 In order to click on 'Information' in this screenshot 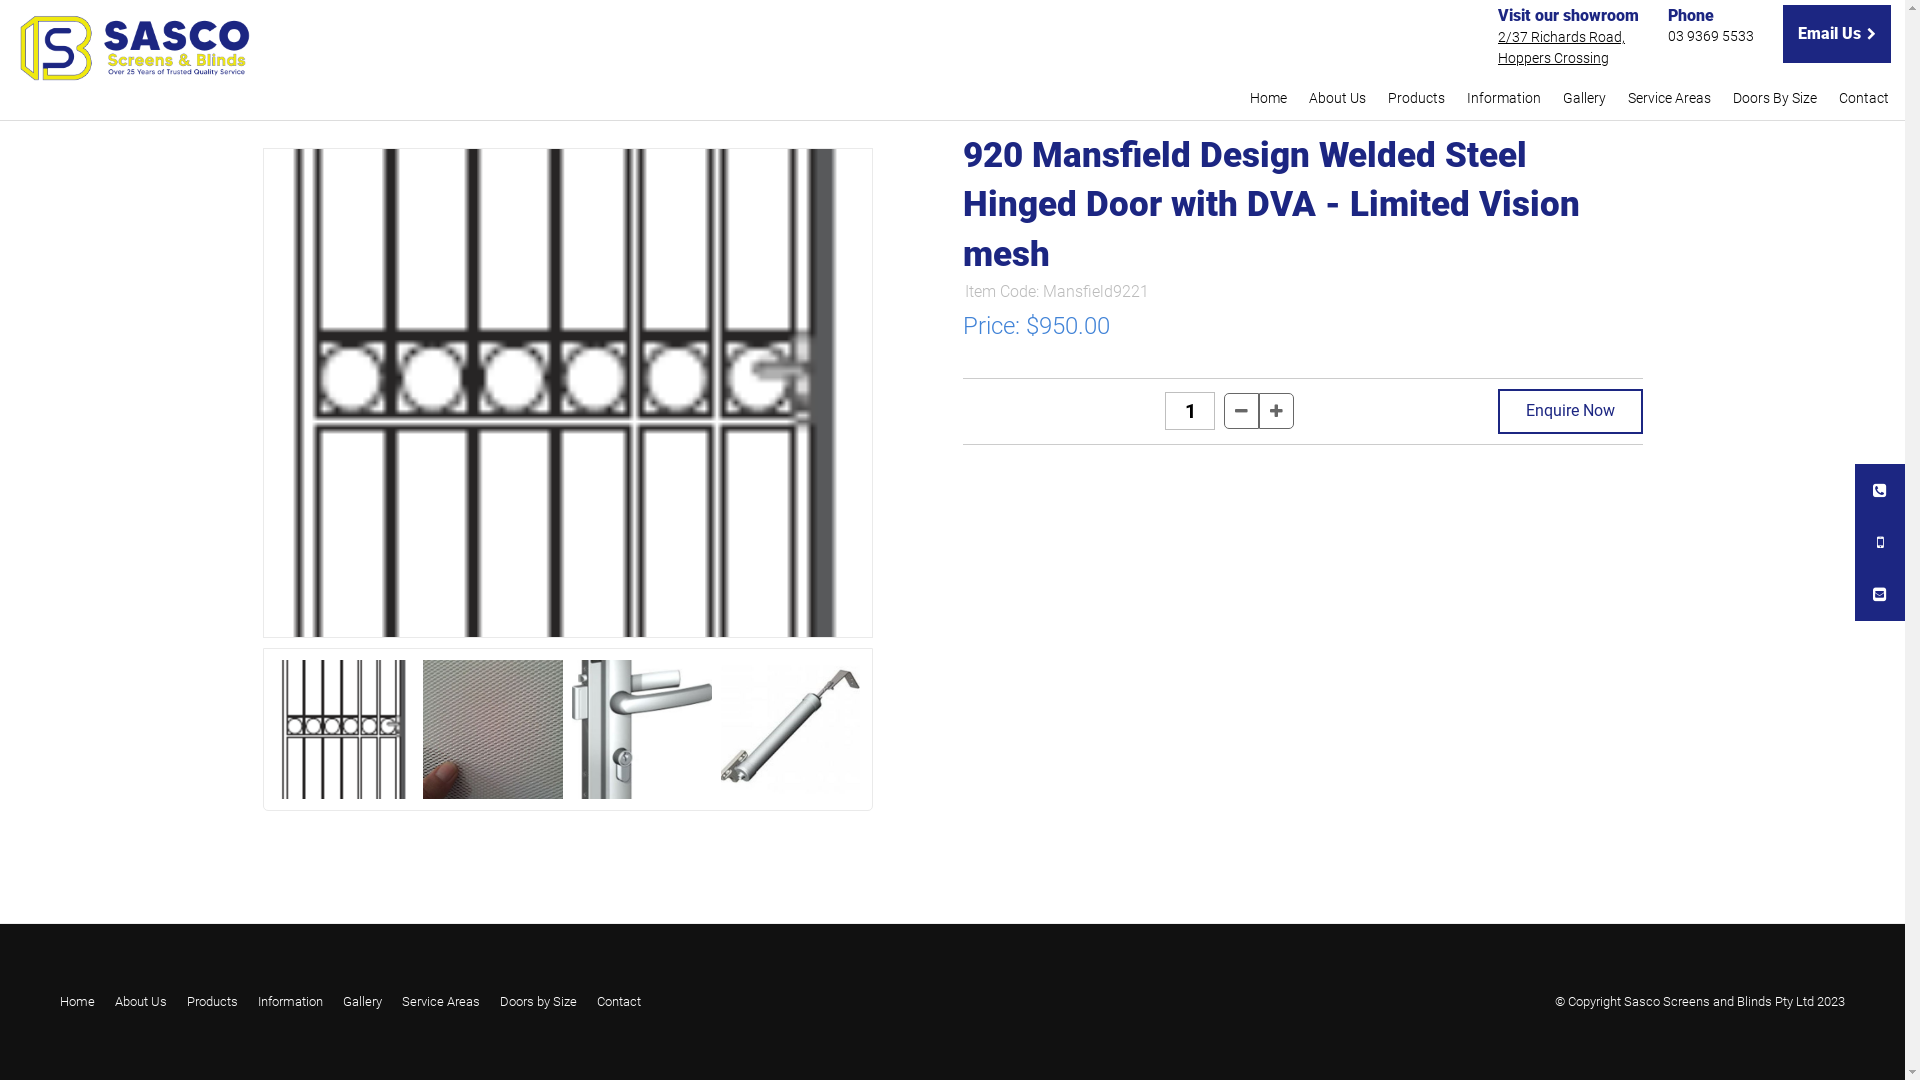, I will do `click(247, 1002)`.